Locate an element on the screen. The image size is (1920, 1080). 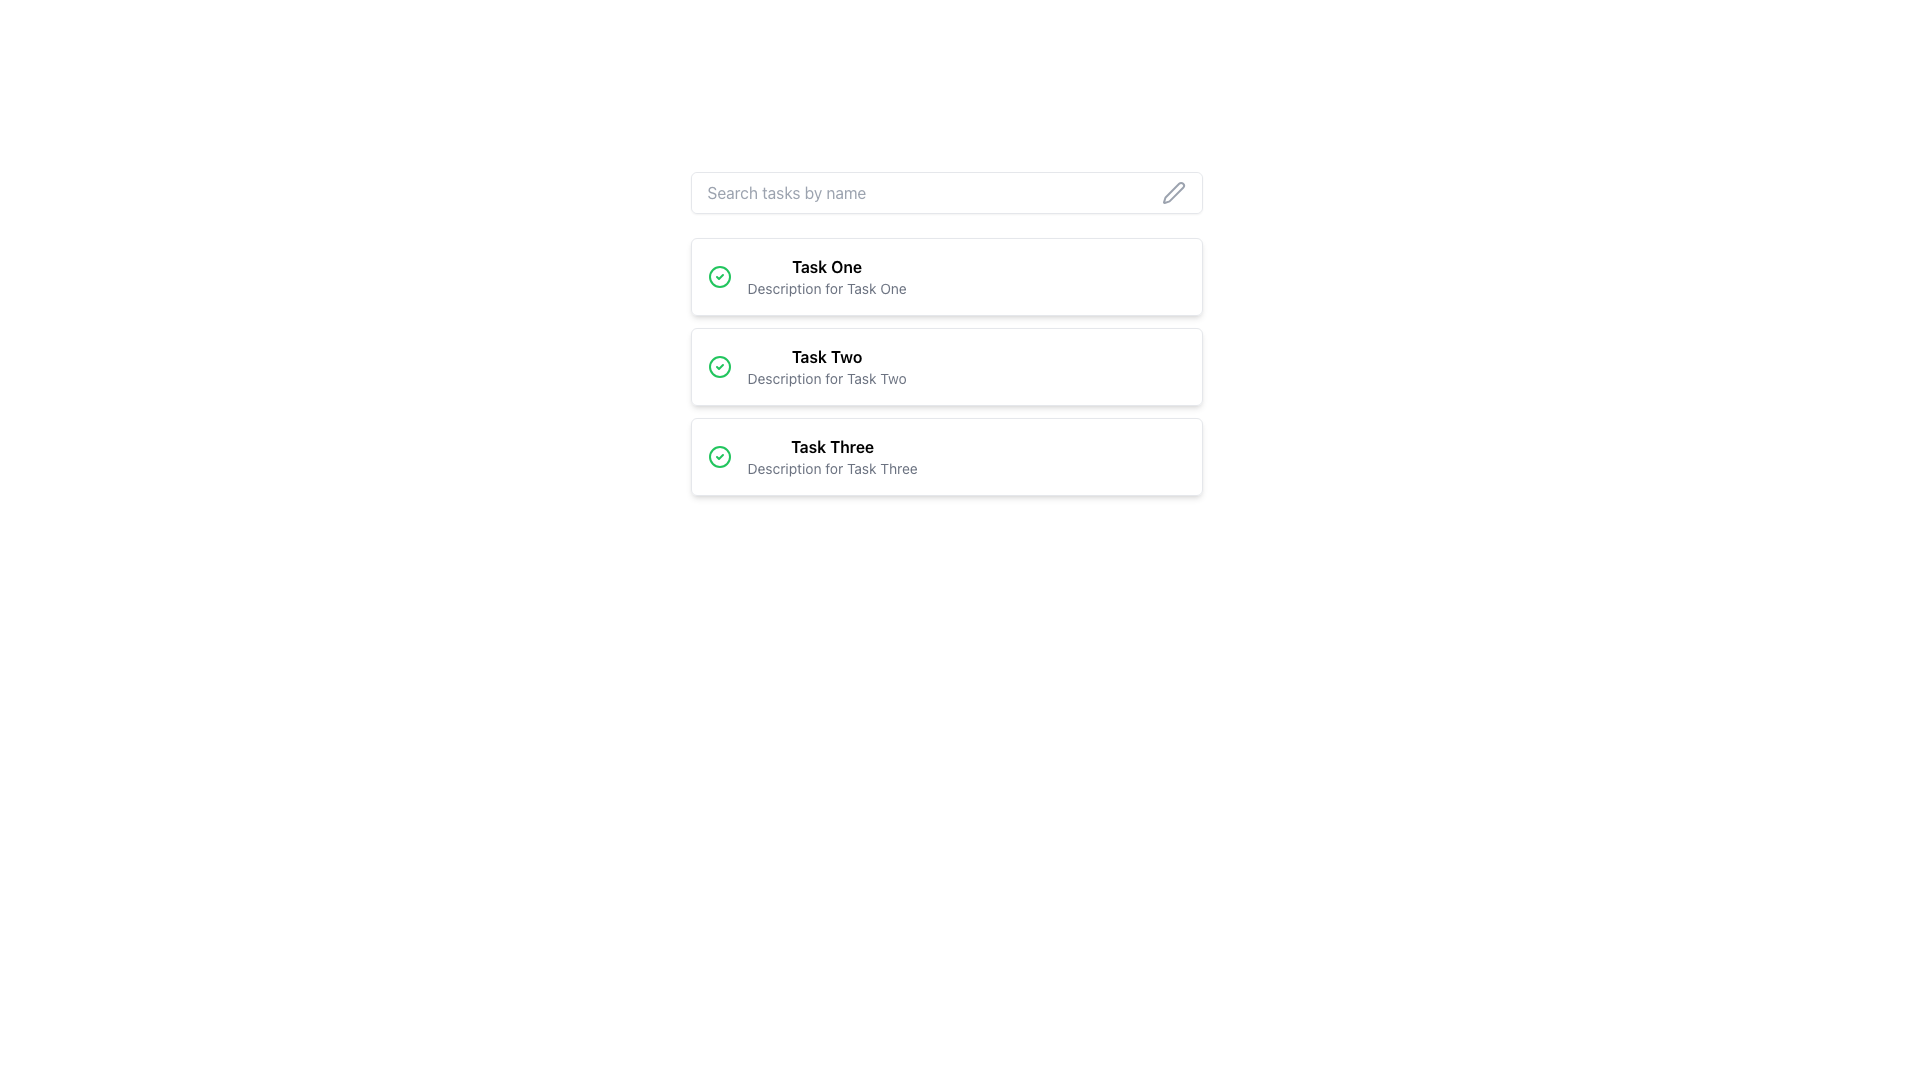
the Text Block representing a task item, which is centrally positioned below 'Task One' and above 'Task Three', featuring a green circle with a checkmark icon to its left is located at coordinates (827, 366).